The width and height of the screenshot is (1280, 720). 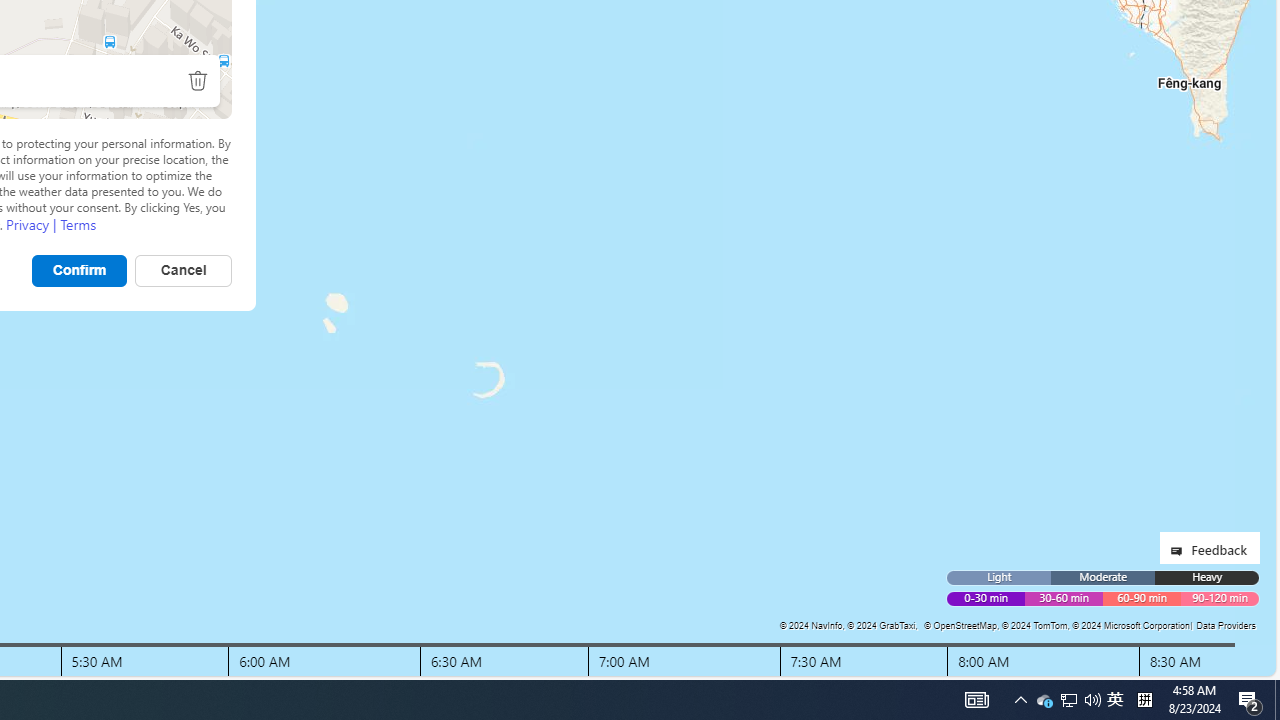 I want to click on 'Remove', so click(x=197, y=79).